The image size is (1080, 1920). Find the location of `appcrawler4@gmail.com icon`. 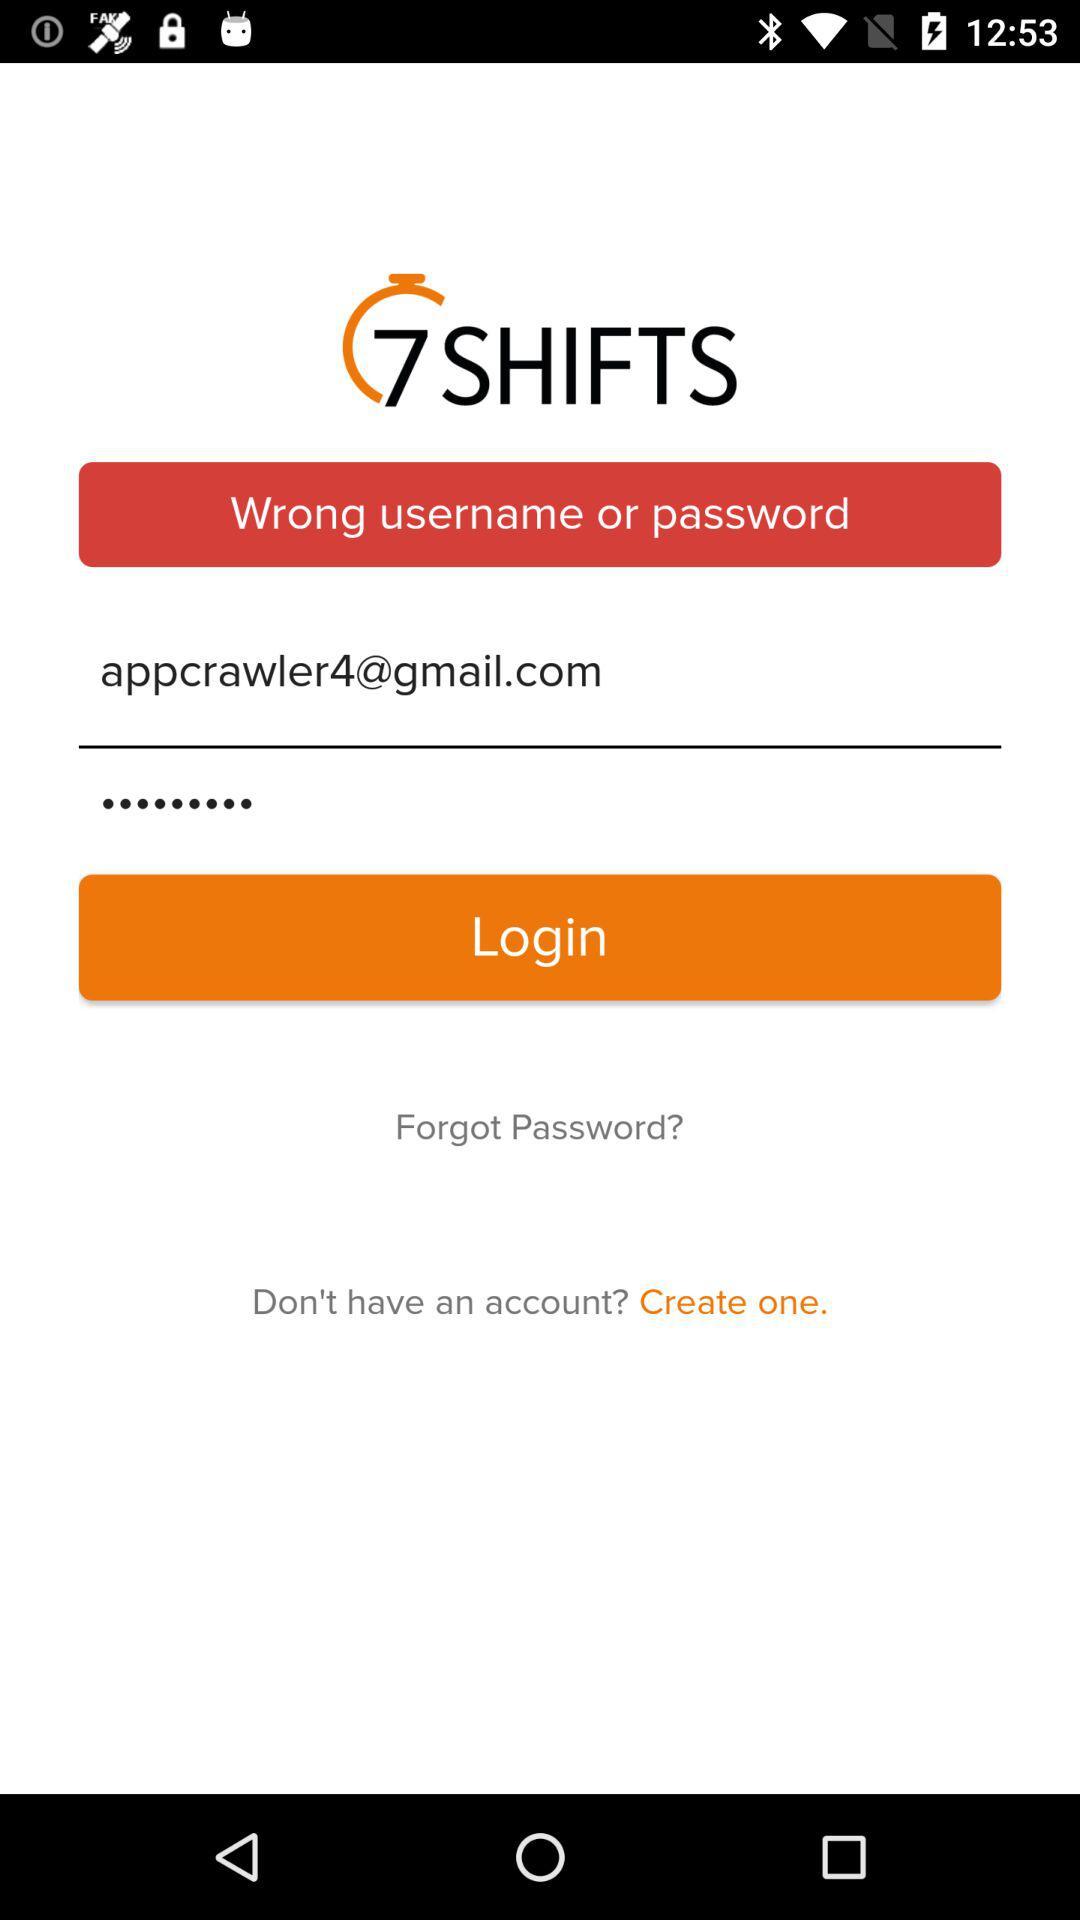

appcrawler4@gmail.com icon is located at coordinates (540, 672).